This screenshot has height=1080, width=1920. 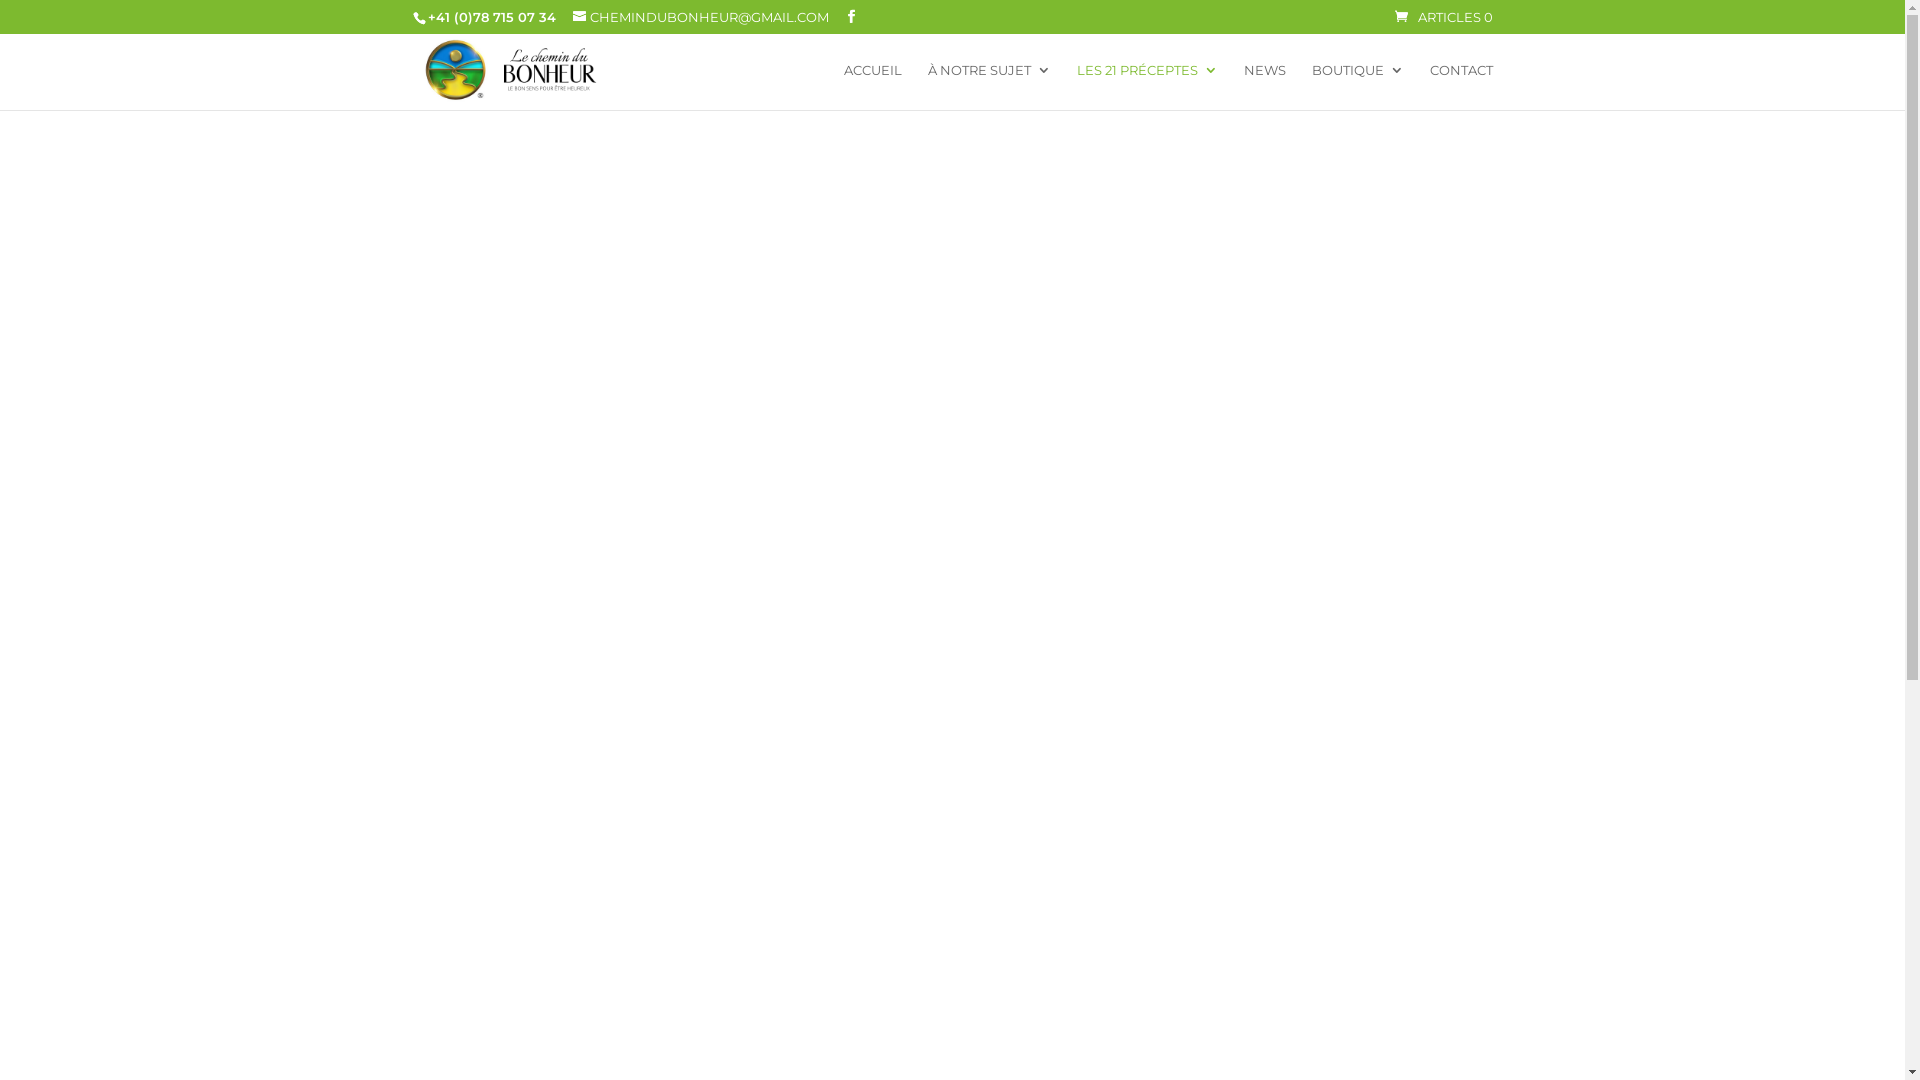 What do you see at coordinates (873, 85) in the screenshot?
I see `'ACCUEIL'` at bounding box center [873, 85].